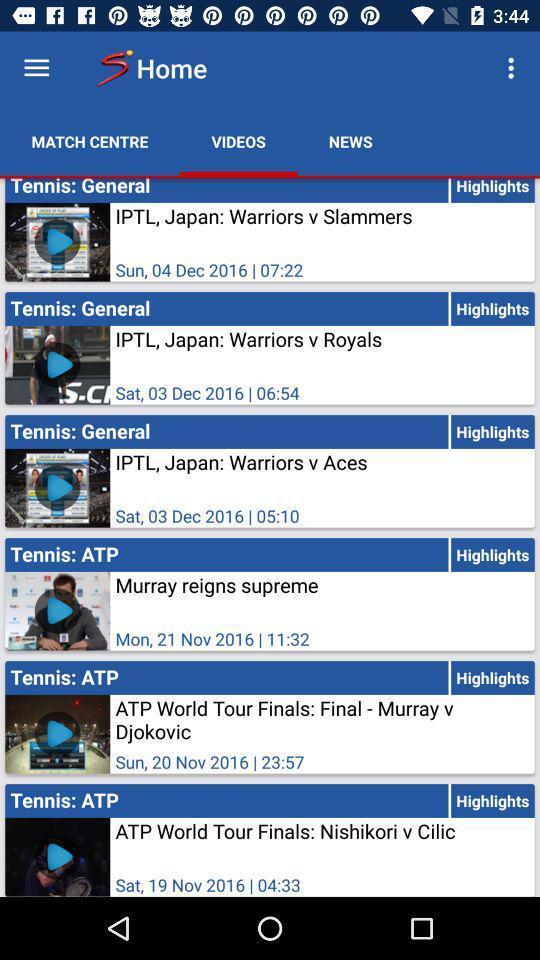  Describe the element at coordinates (89, 140) in the screenshot. I see `match centre icon` at that location.